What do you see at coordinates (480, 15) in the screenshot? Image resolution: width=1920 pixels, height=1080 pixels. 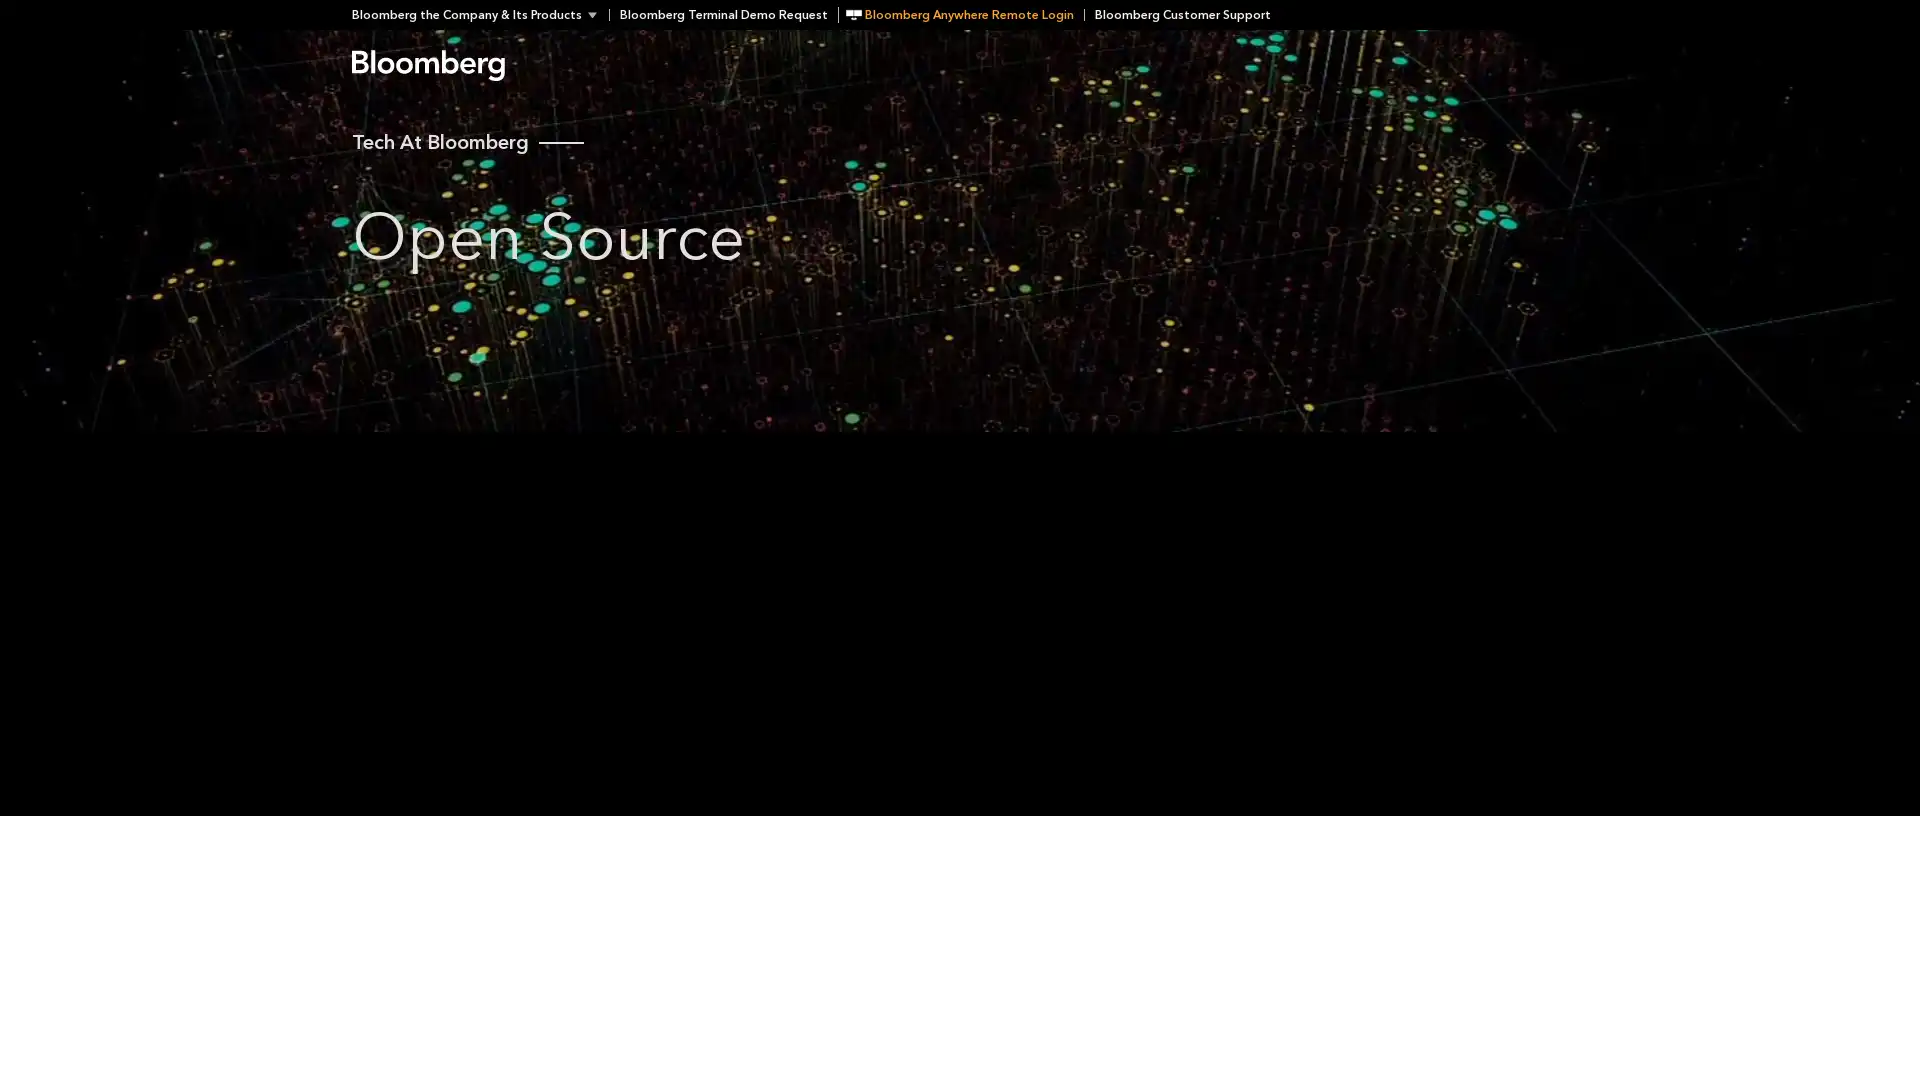 I see `Bloomberg the Company & Its Products` at bounding box center [480, 15].